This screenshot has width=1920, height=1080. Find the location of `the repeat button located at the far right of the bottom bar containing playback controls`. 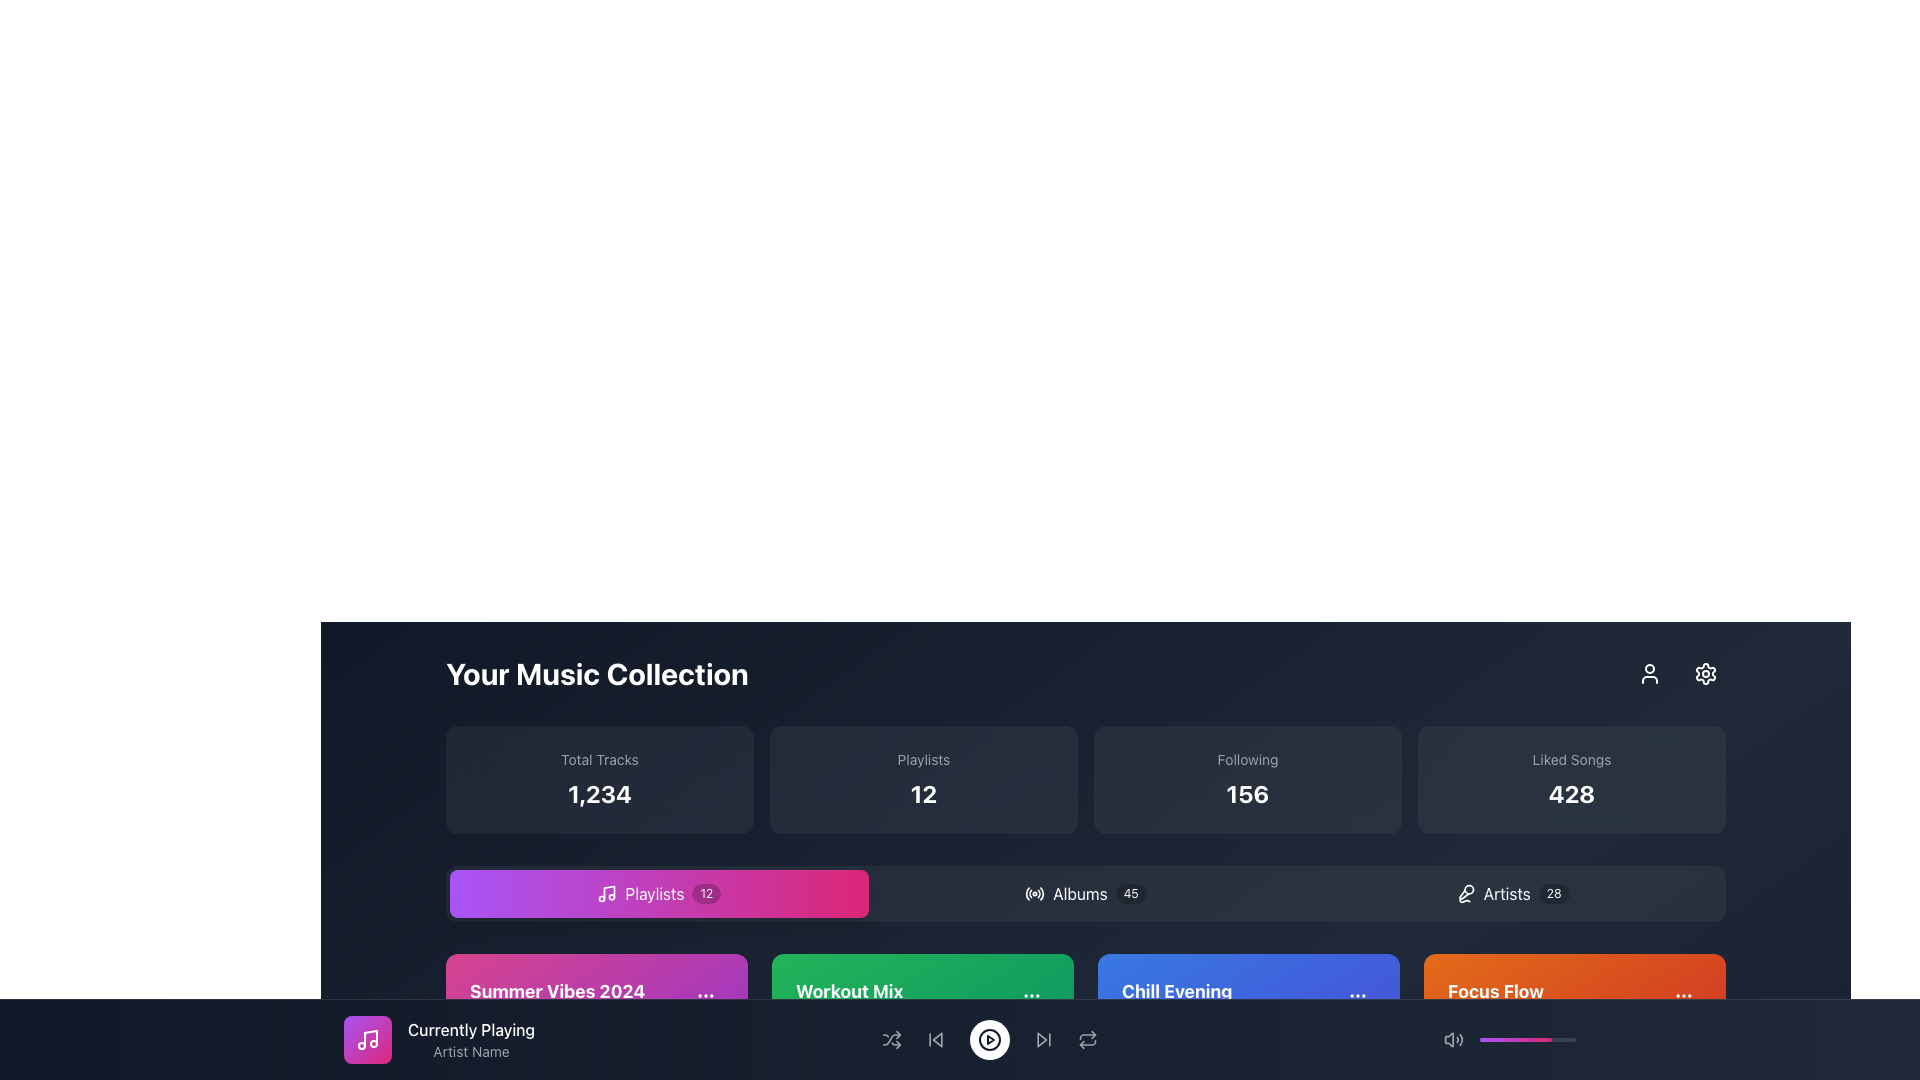

the repeat button located at the far right of the bottom bar containing playback controls is located at coordinates (1086, 1039).